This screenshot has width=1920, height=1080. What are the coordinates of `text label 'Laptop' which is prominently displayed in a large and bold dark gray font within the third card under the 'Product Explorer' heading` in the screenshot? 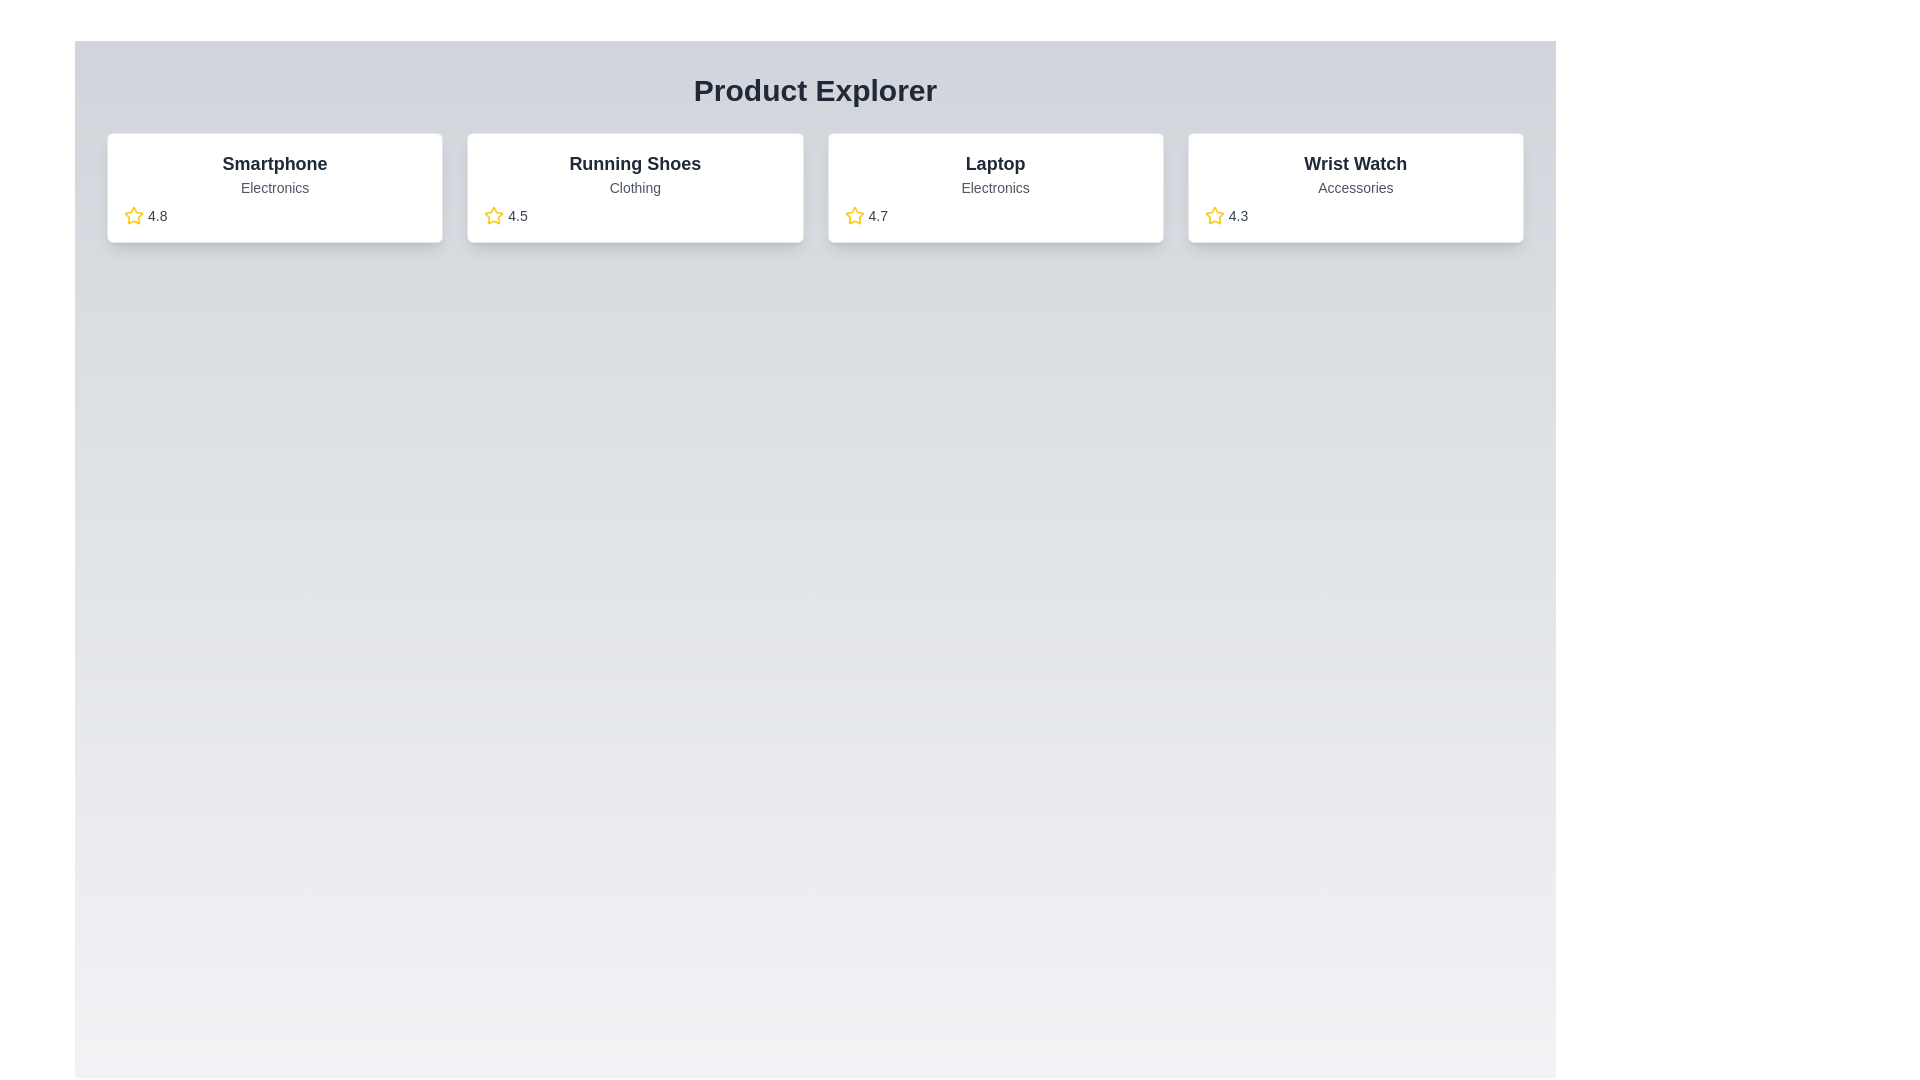 It's located at (995, 163).